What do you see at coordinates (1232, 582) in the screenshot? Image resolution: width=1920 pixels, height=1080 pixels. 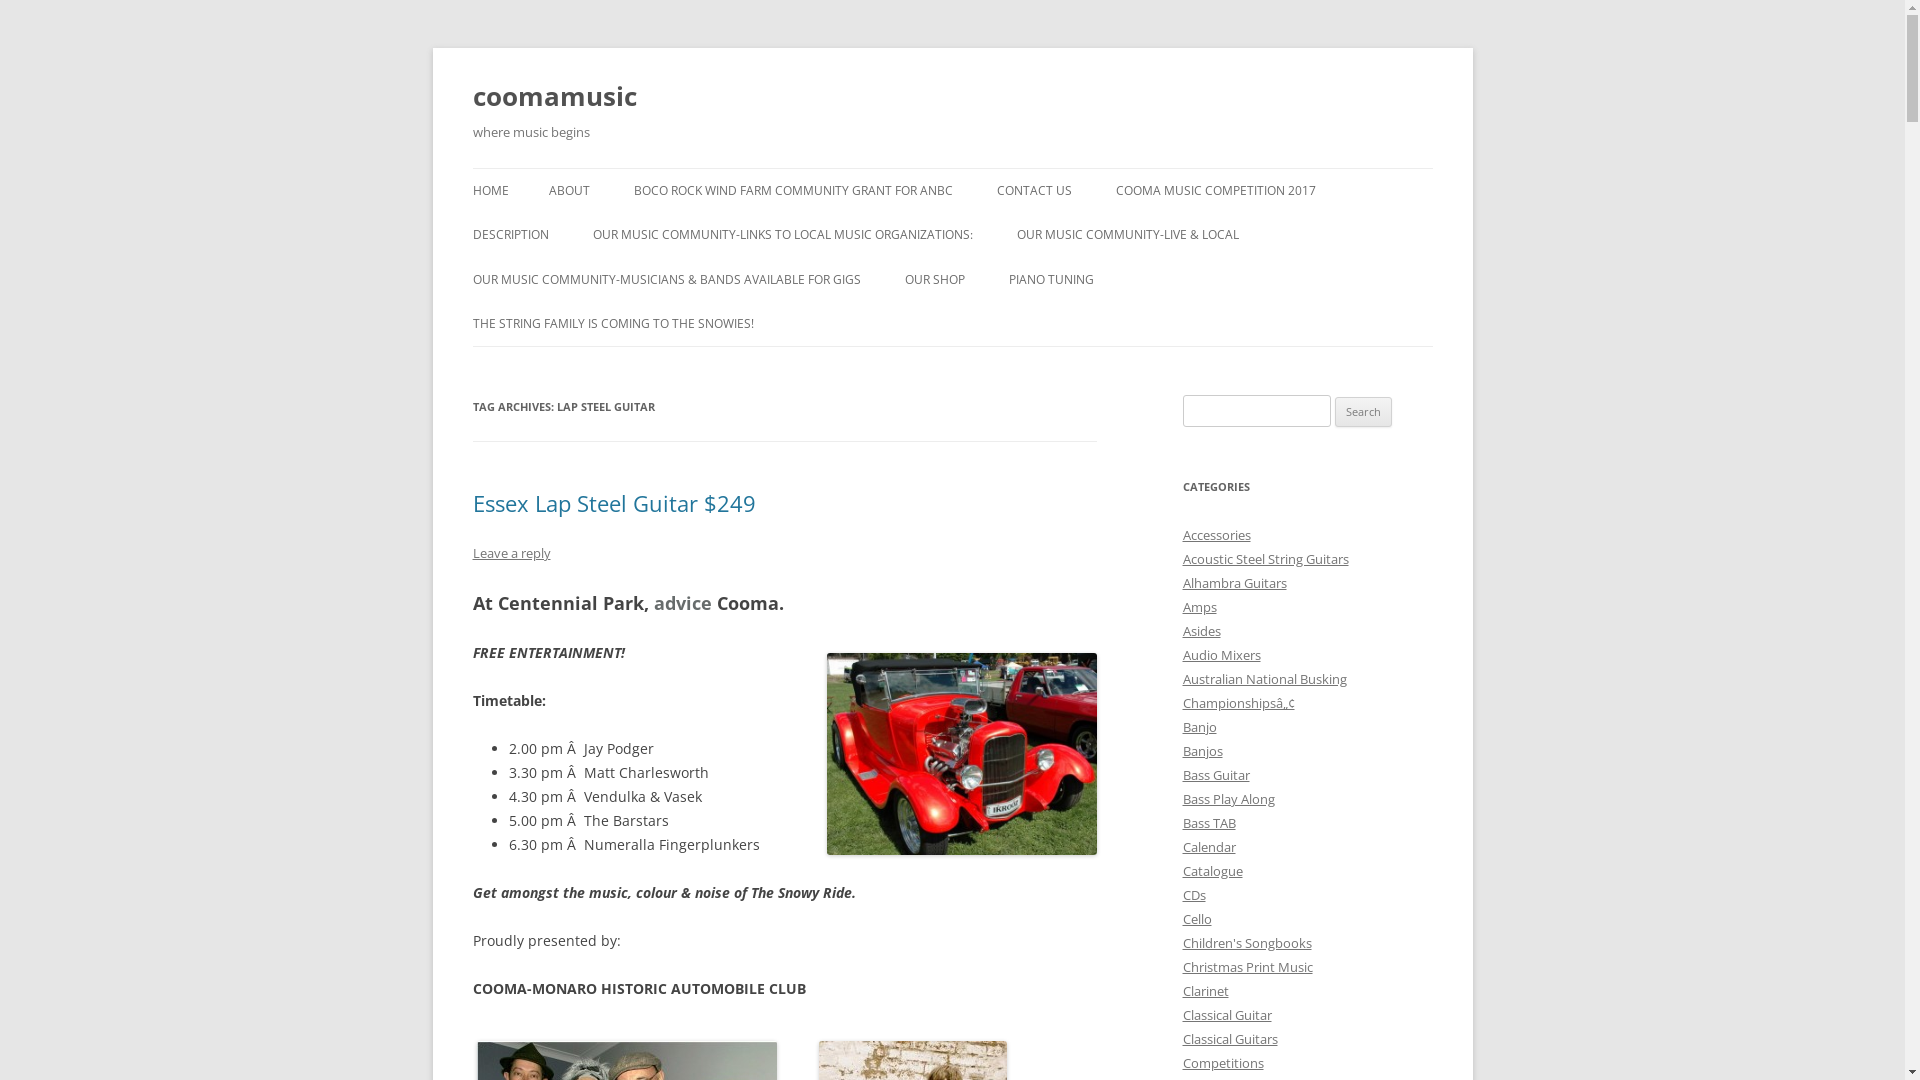 I see `'Alhambra Guitars'` at bounding box center [1232, 582].